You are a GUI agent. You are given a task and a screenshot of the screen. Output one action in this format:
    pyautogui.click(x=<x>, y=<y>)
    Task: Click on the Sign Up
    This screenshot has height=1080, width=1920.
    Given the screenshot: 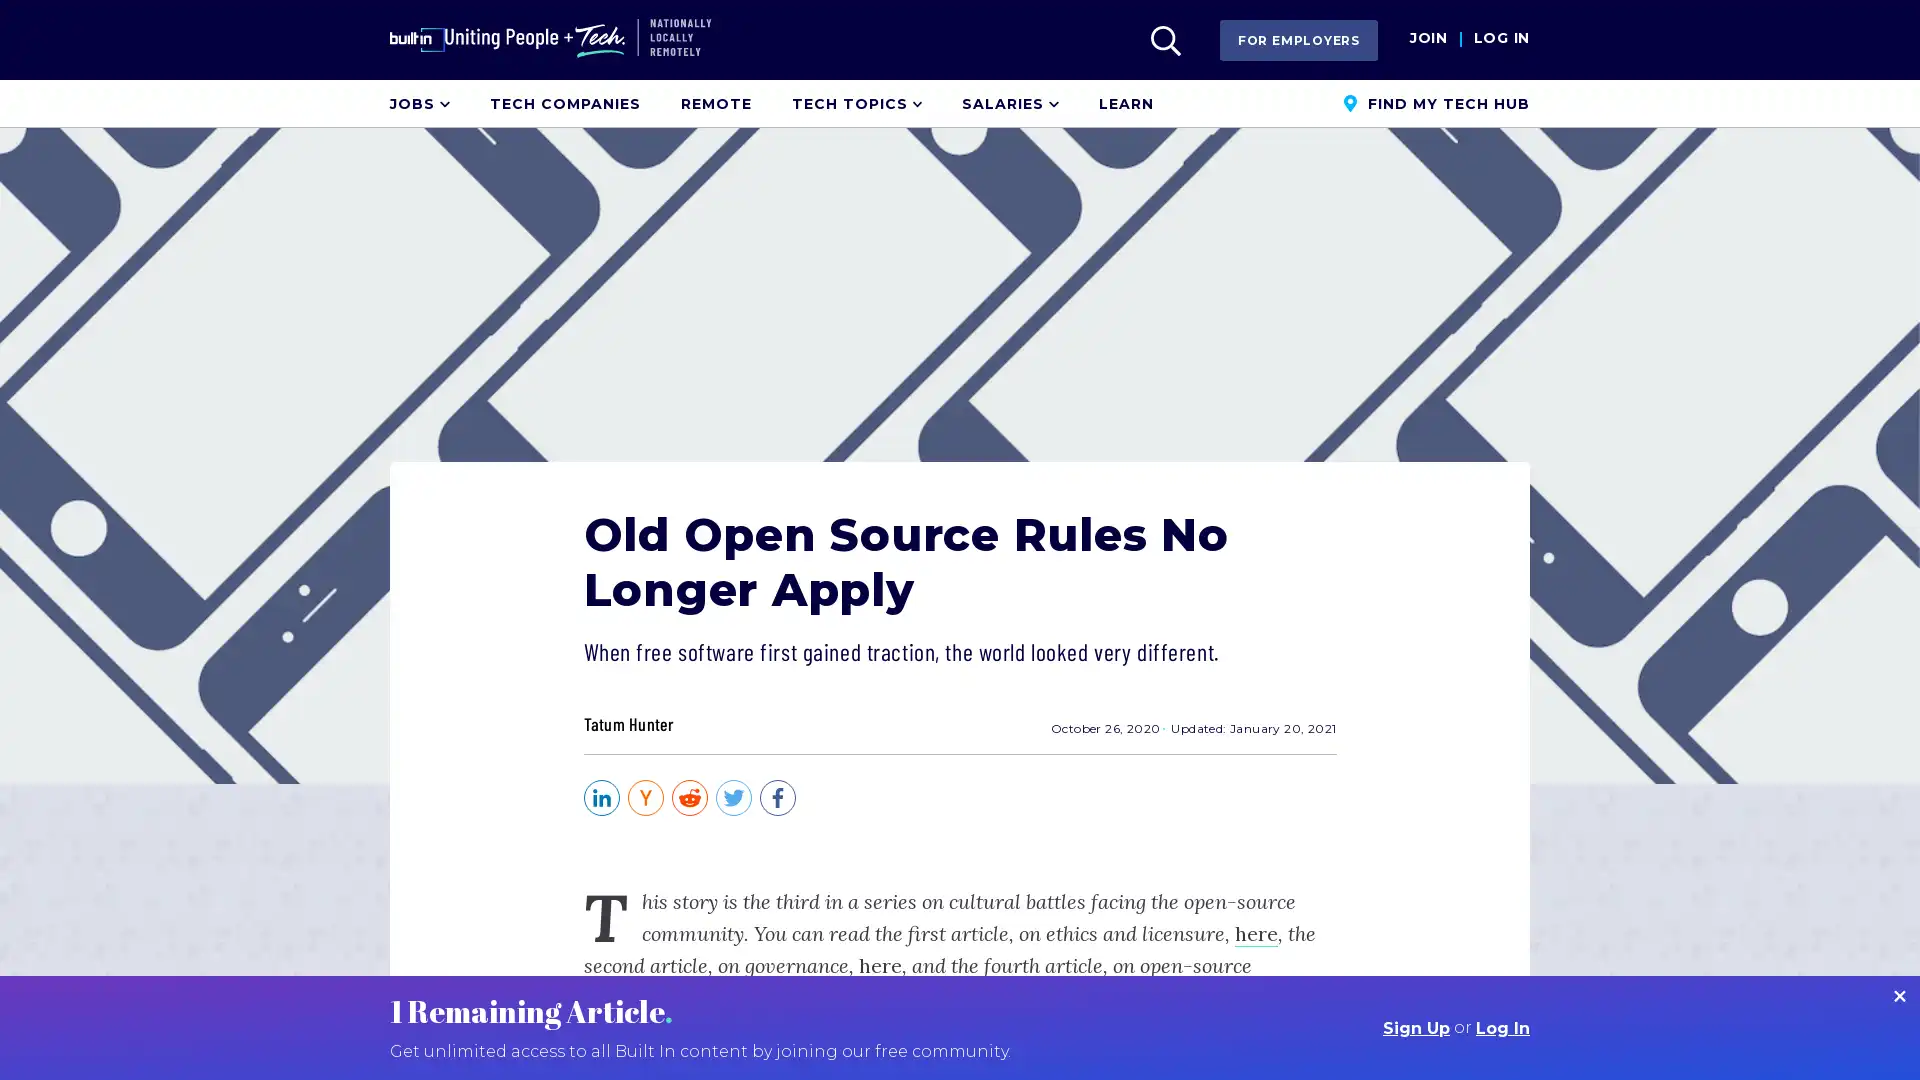 What is the action you would take?
    pyautogui.click(x=1415, y=1028)
    